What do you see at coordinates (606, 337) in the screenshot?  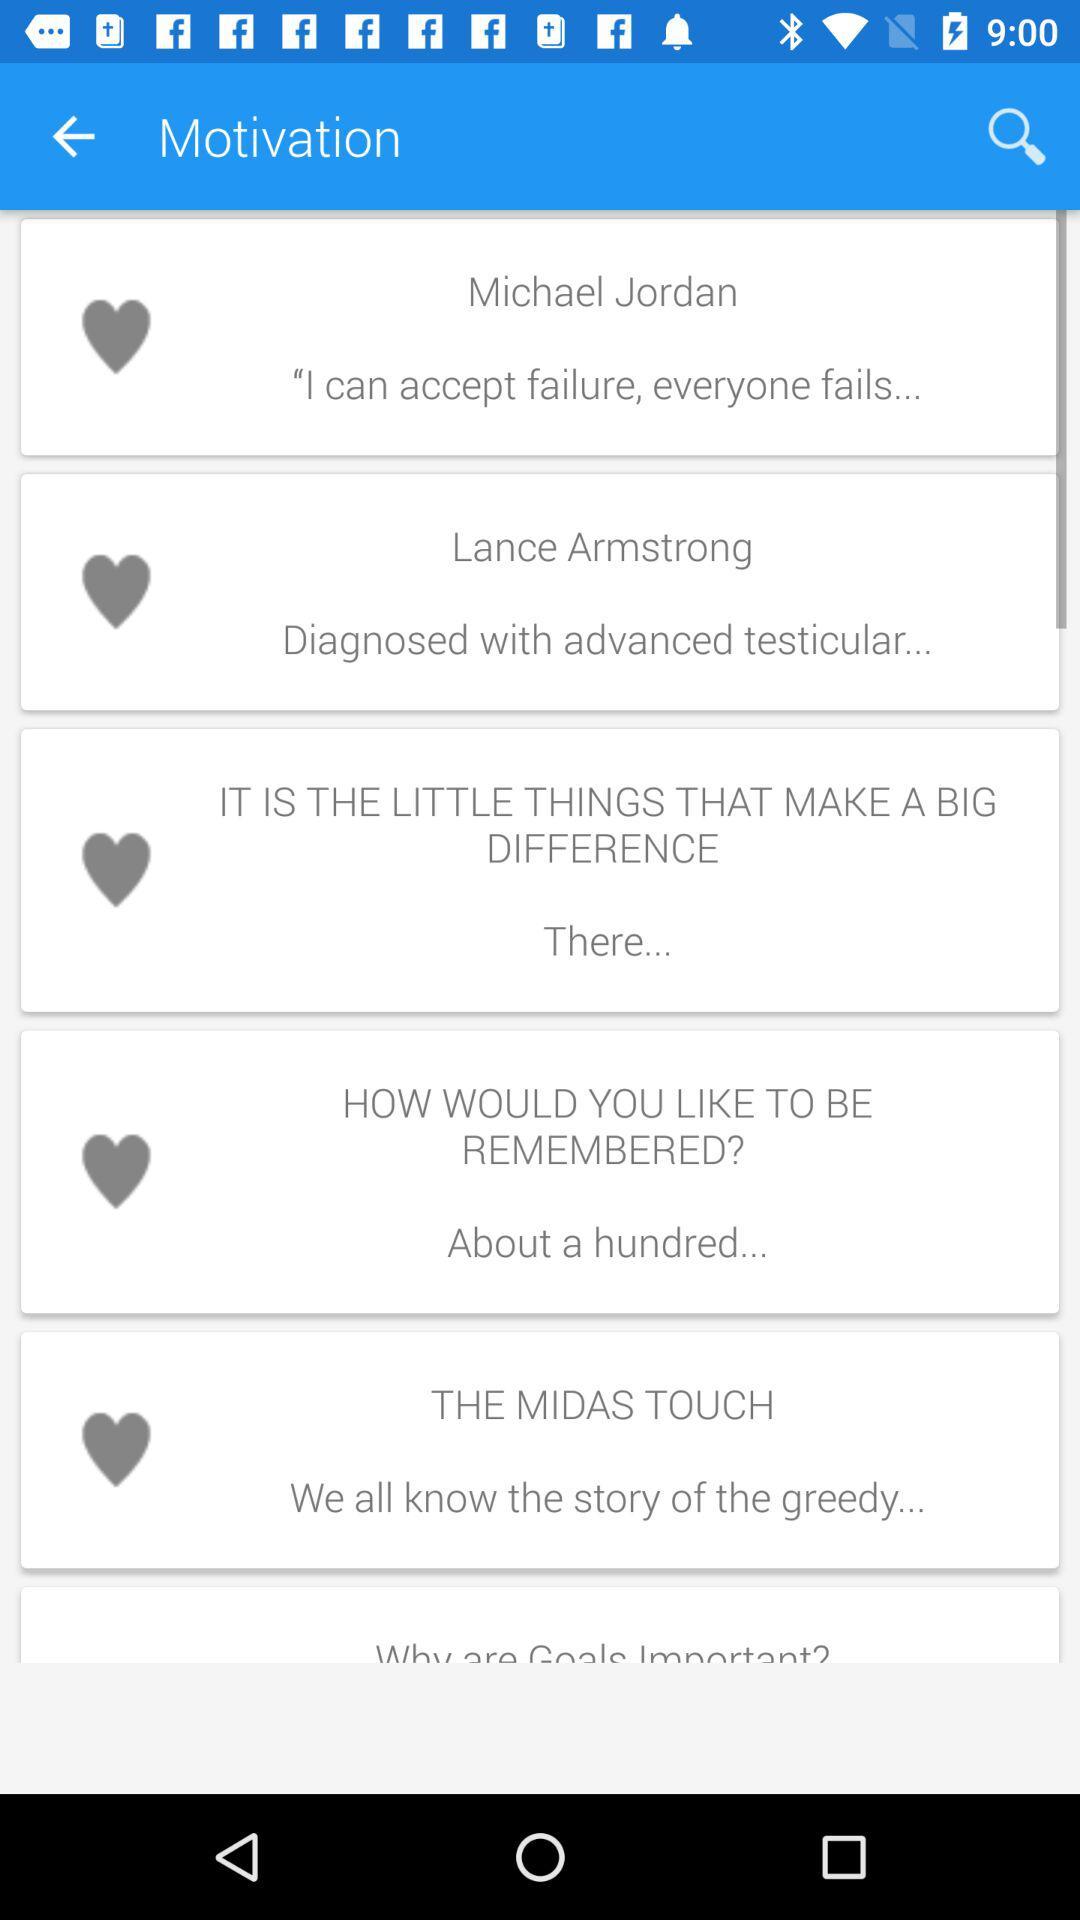 I see `michael jordan  icon` at bounding box center [606, 337].